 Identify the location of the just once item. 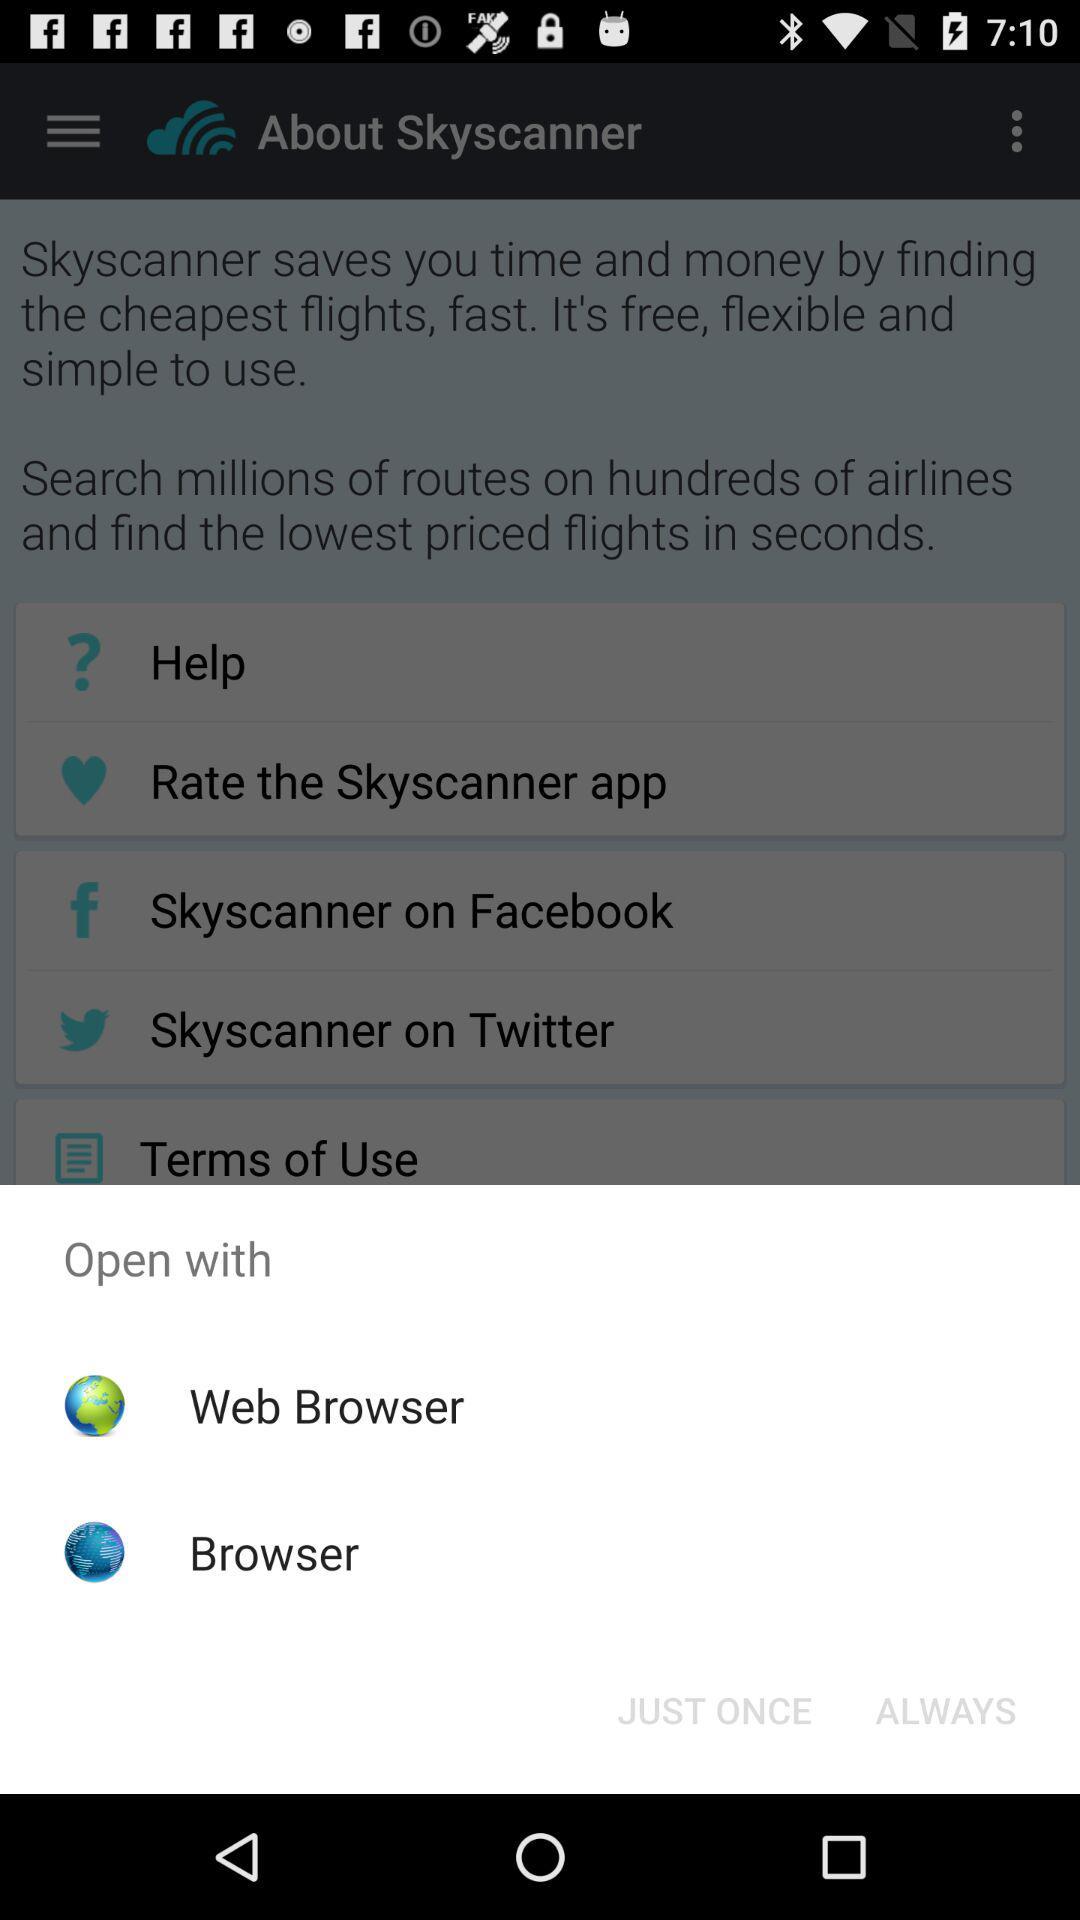
(713, 1708).